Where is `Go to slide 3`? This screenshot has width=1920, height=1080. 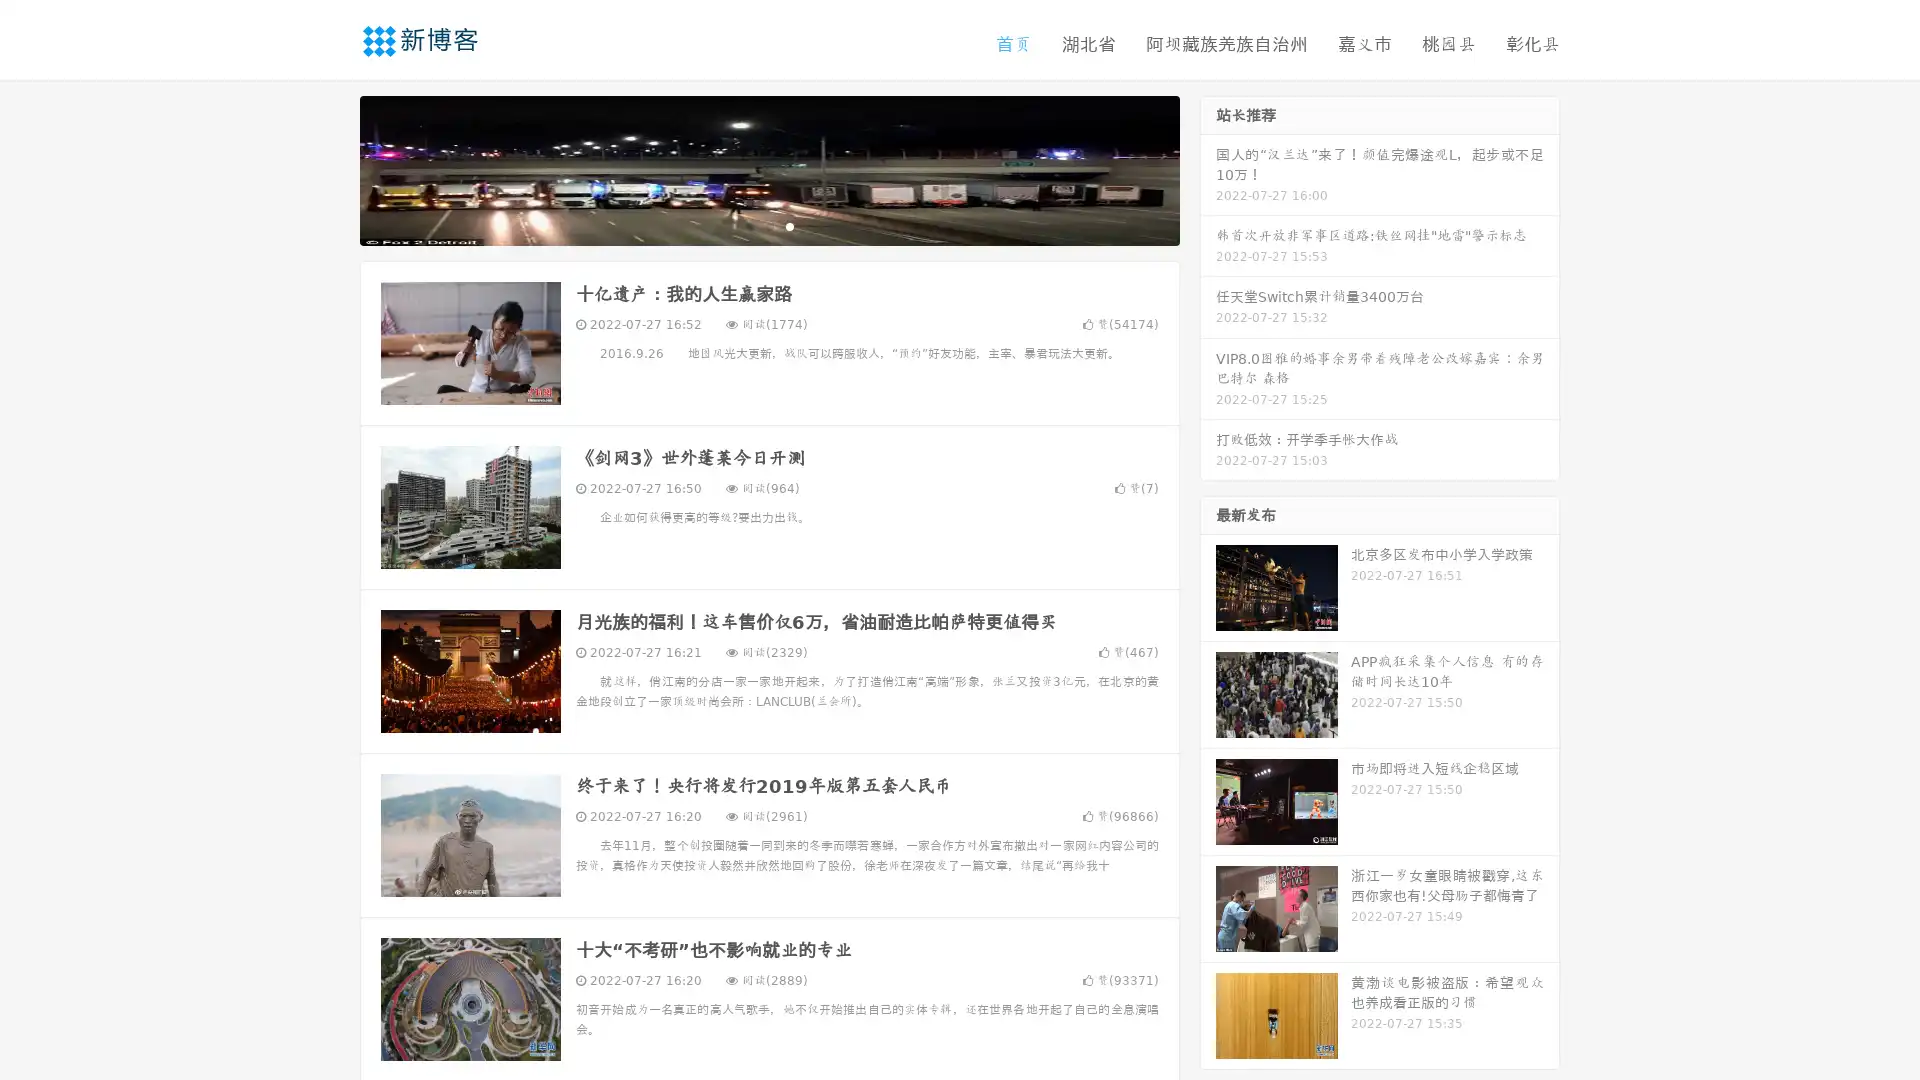 Go to slide 3 is located at coordinates (789, 225).